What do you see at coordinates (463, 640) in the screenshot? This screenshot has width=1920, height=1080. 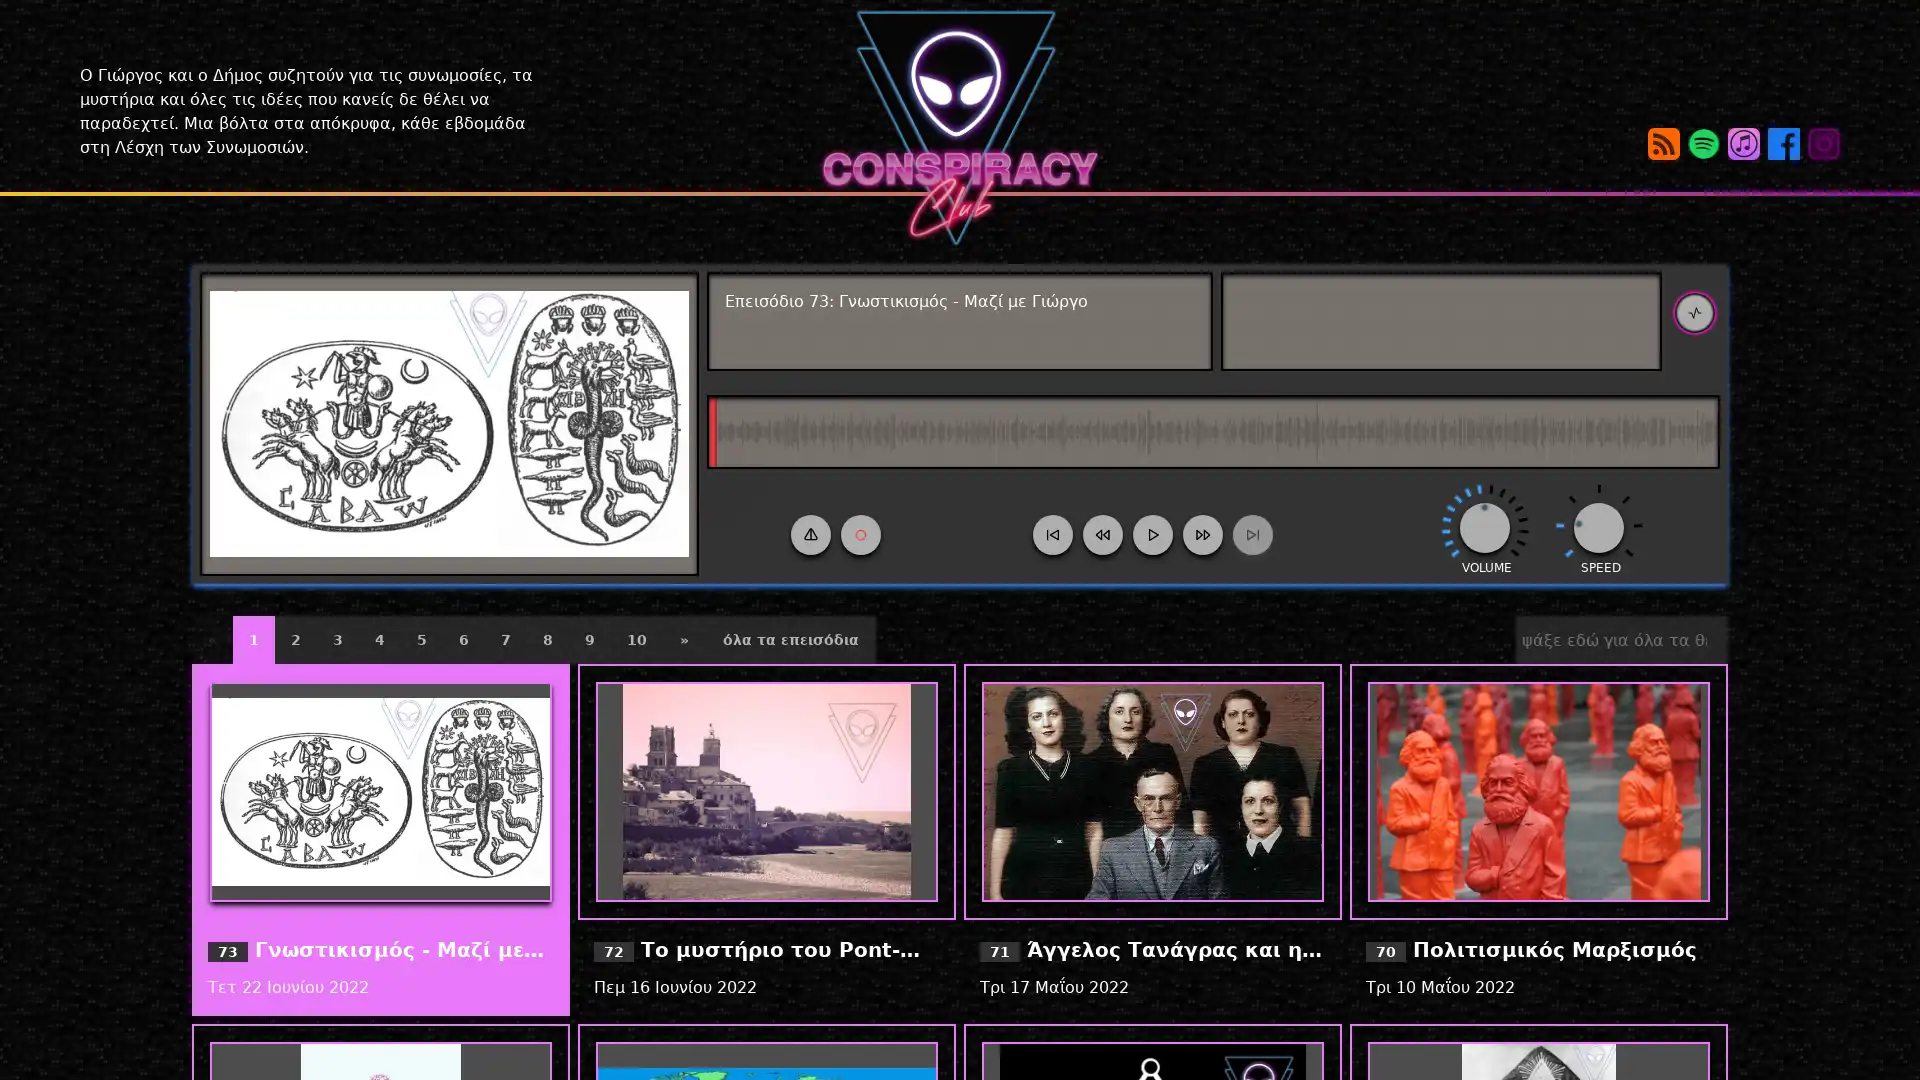 I see `6` at bounding box center [463, 640].